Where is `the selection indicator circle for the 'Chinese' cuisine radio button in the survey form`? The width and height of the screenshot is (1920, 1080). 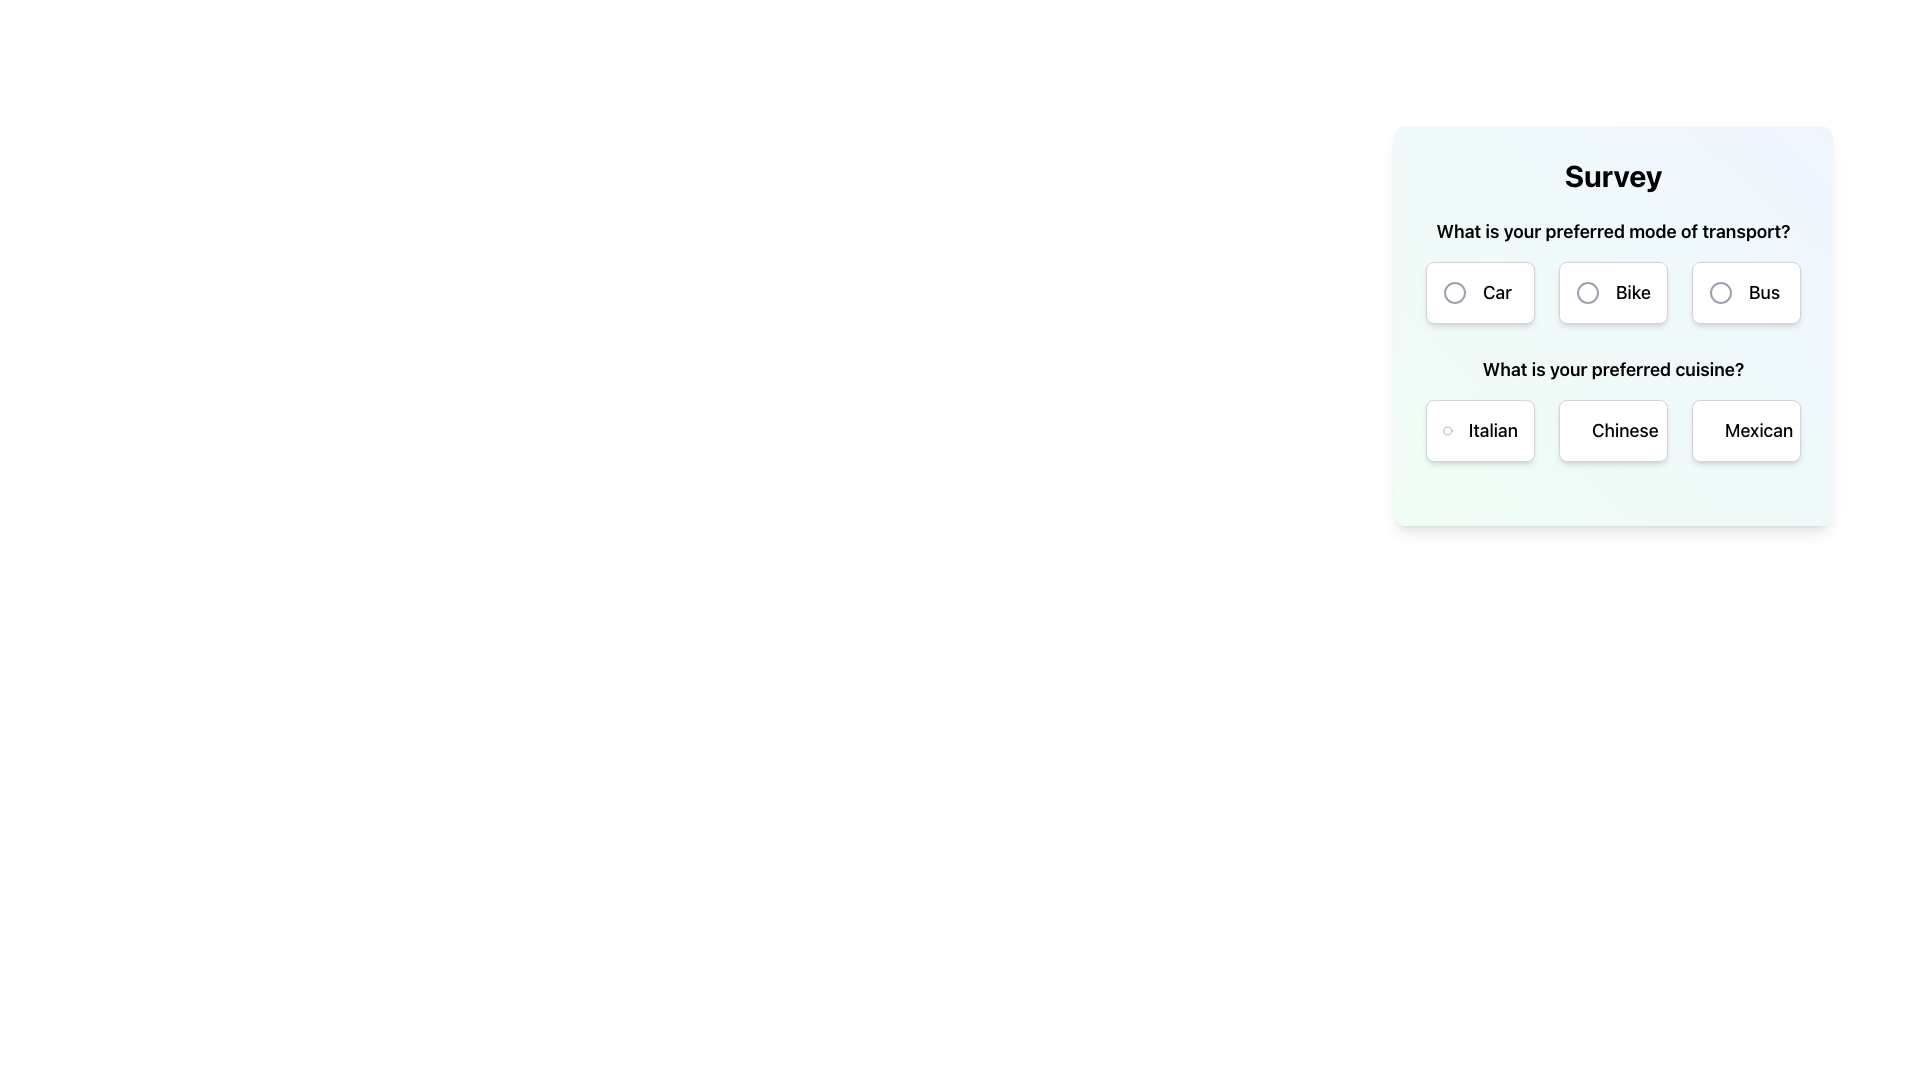 the selection indicator circle for the 'Chinese' cuisine radio button in the survey form is located at coordinates (1587, 430).